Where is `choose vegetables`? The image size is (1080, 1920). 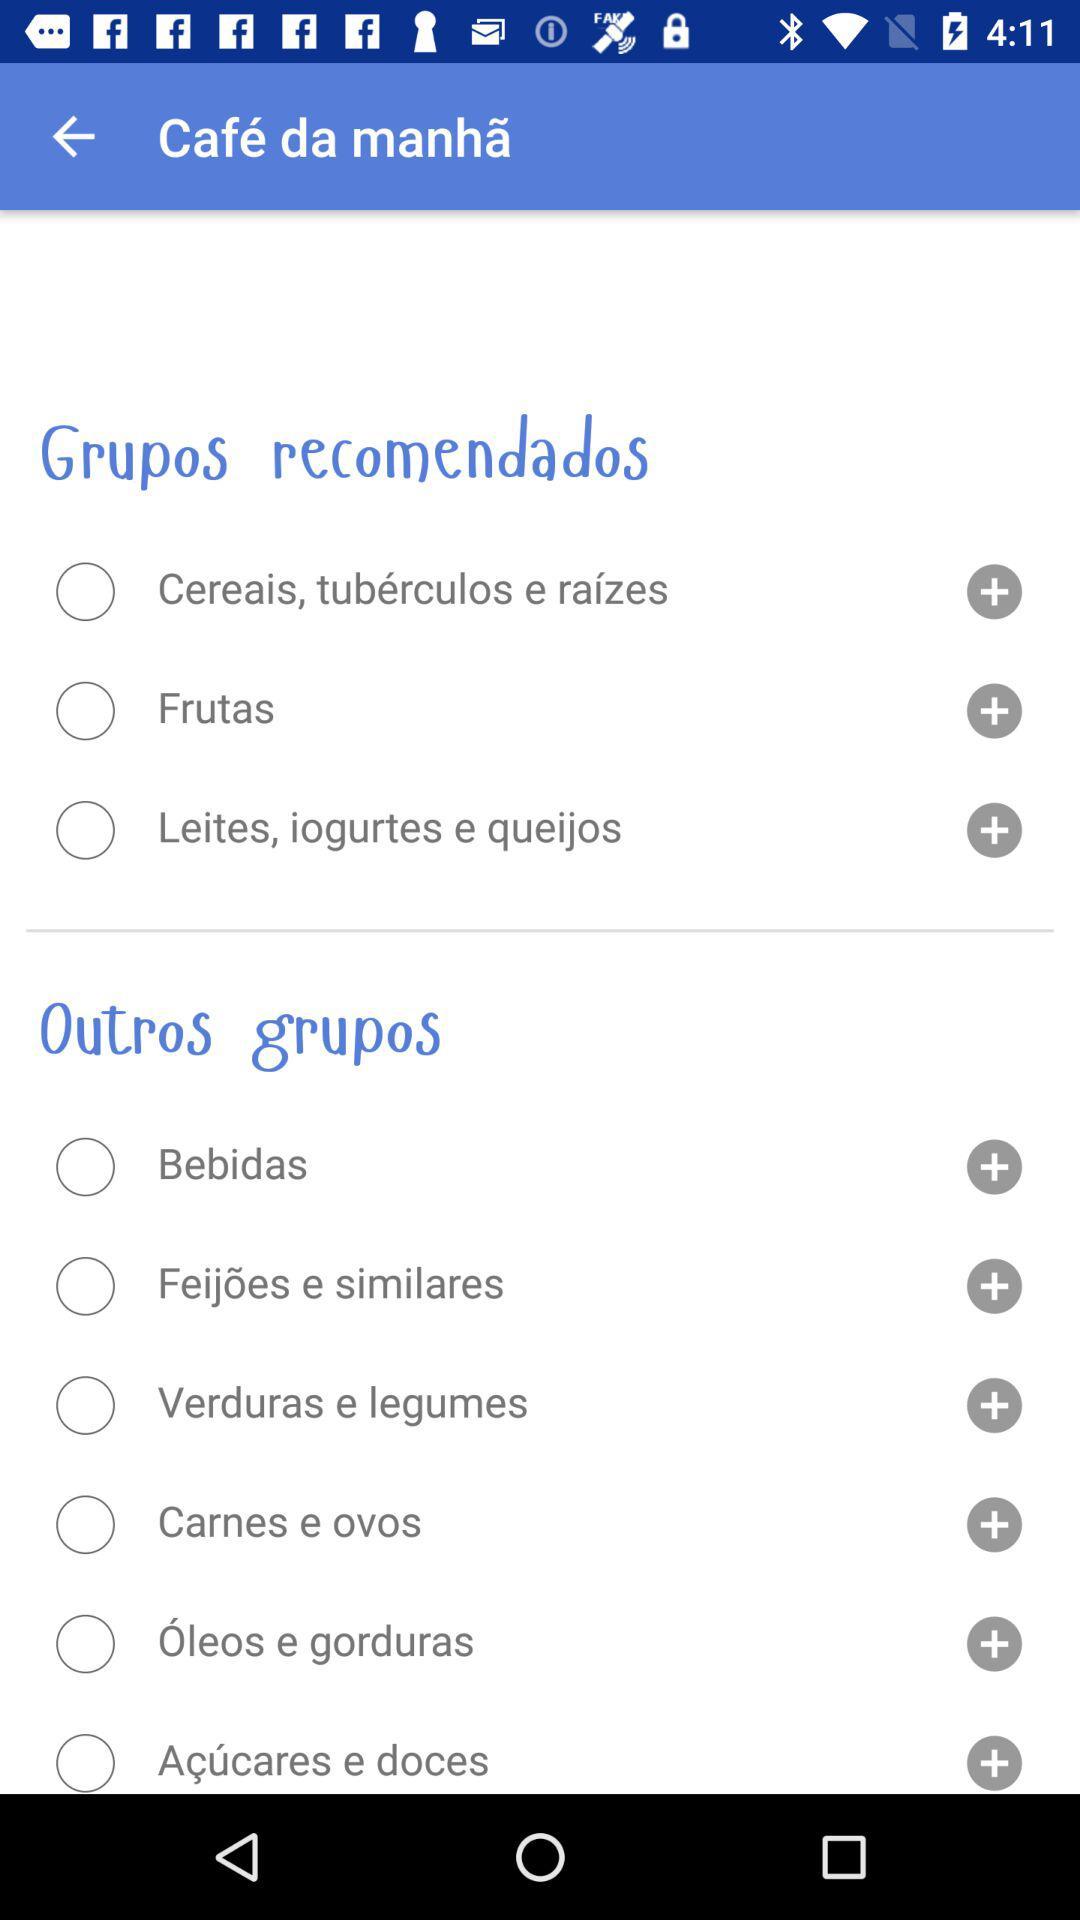 choose vegetables is located at coordinates (84, 1404).